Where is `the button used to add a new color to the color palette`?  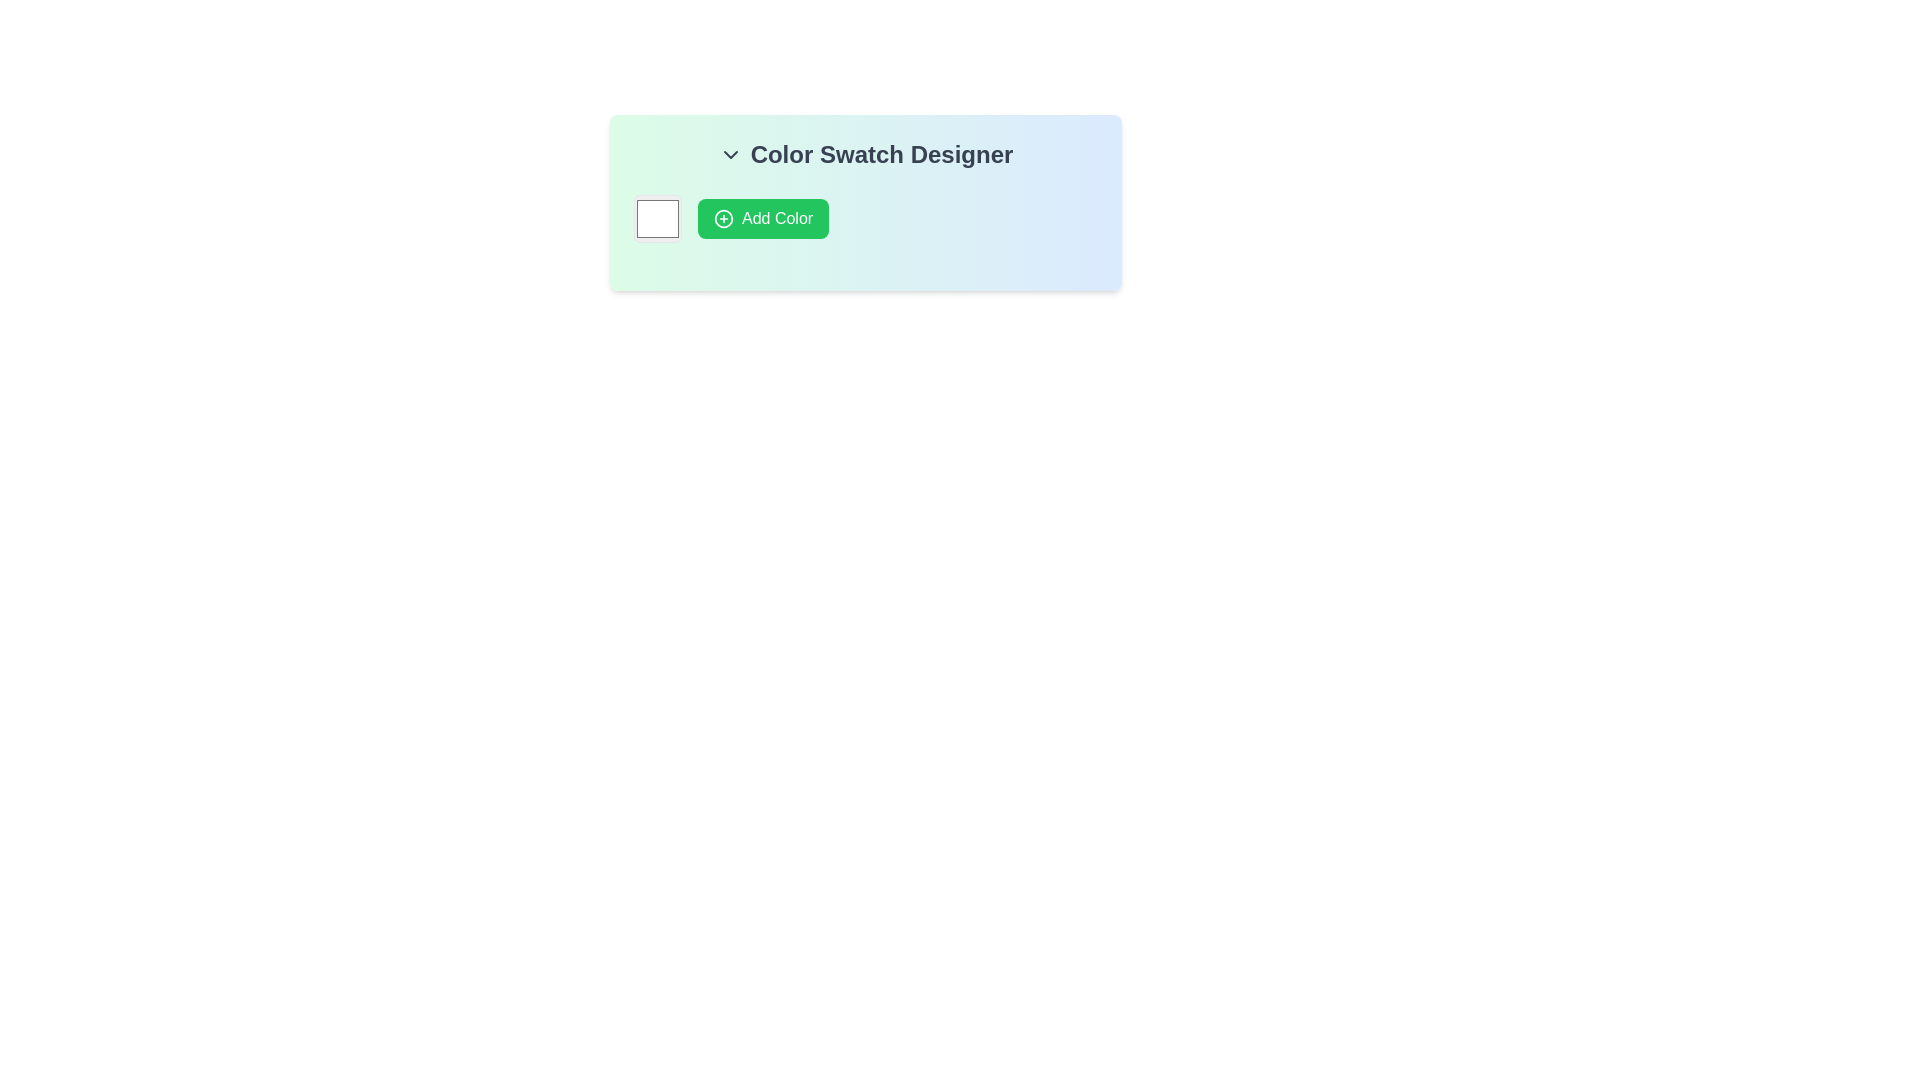 the button used to add a new color to the color palette is located at coordinates (762, 219).